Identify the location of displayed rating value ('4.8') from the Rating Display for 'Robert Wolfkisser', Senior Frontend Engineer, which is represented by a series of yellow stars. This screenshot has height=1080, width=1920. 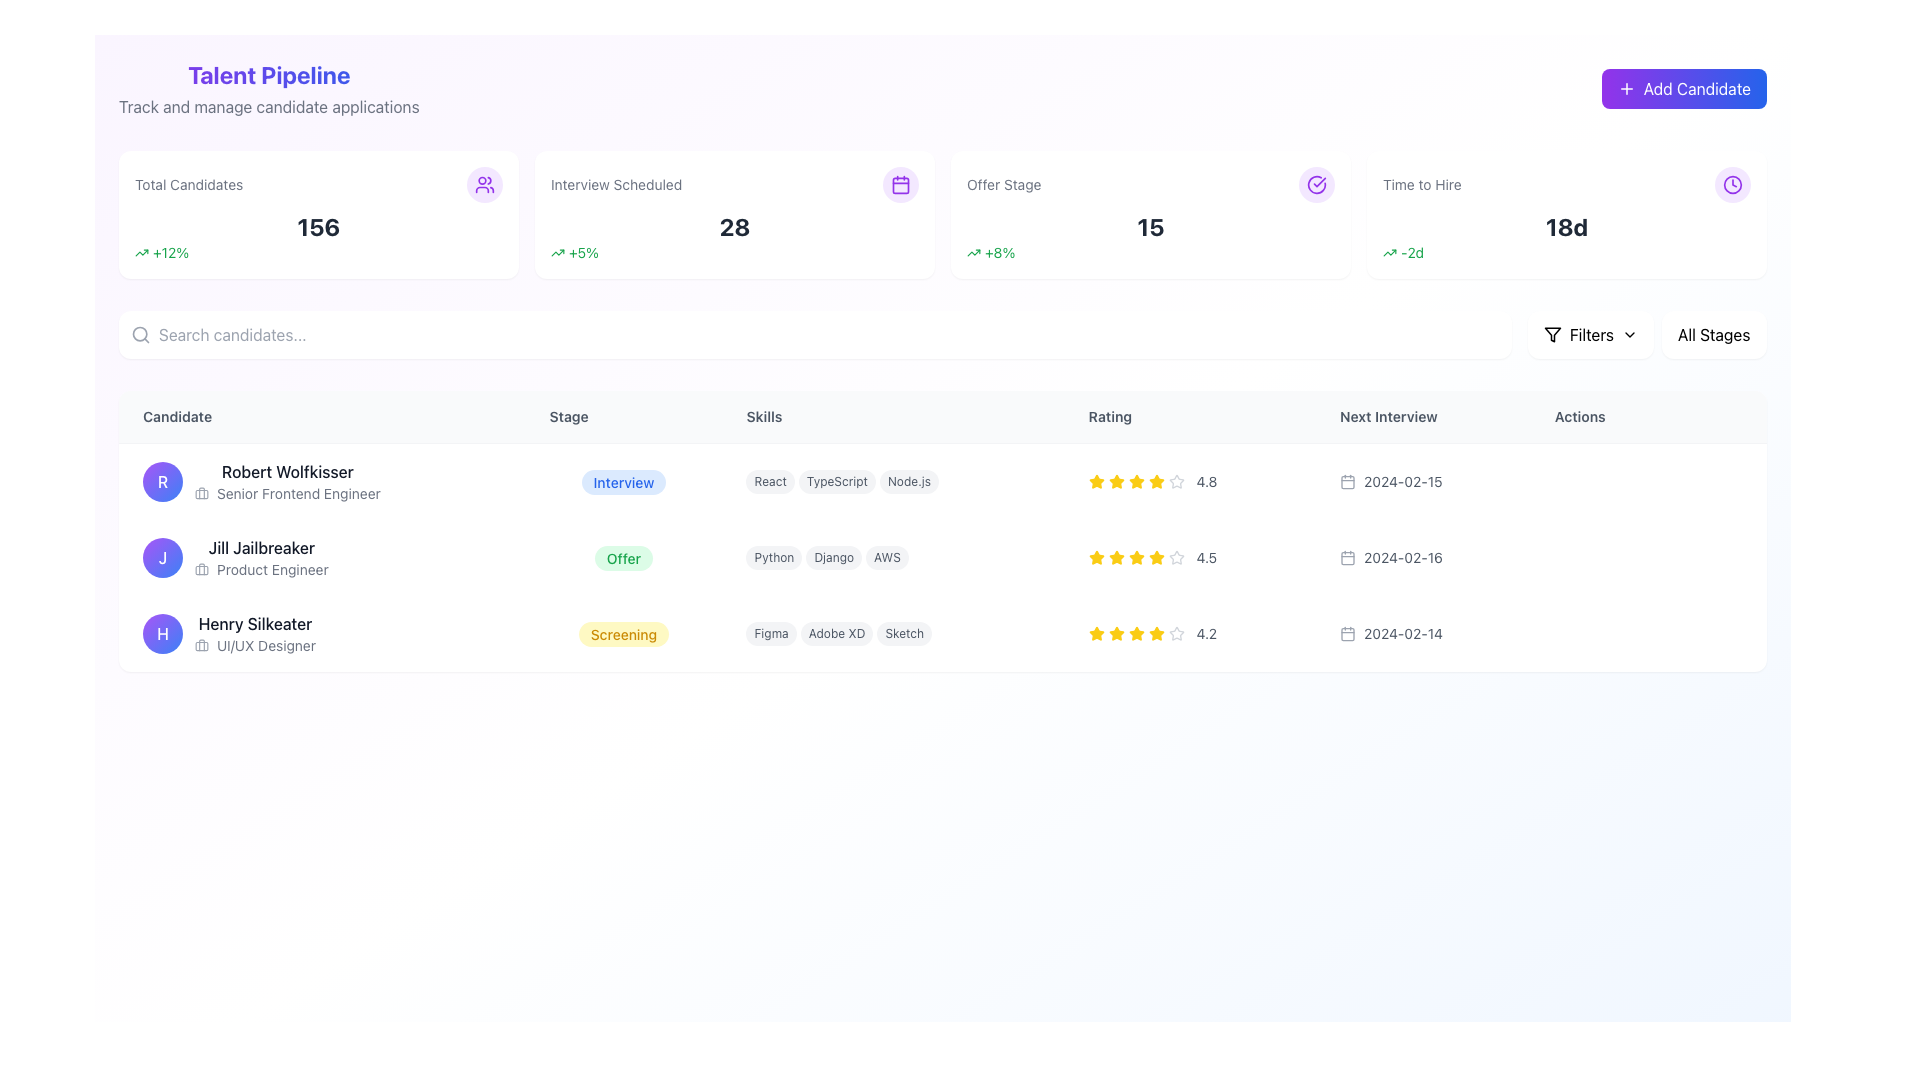
(1190, 481).